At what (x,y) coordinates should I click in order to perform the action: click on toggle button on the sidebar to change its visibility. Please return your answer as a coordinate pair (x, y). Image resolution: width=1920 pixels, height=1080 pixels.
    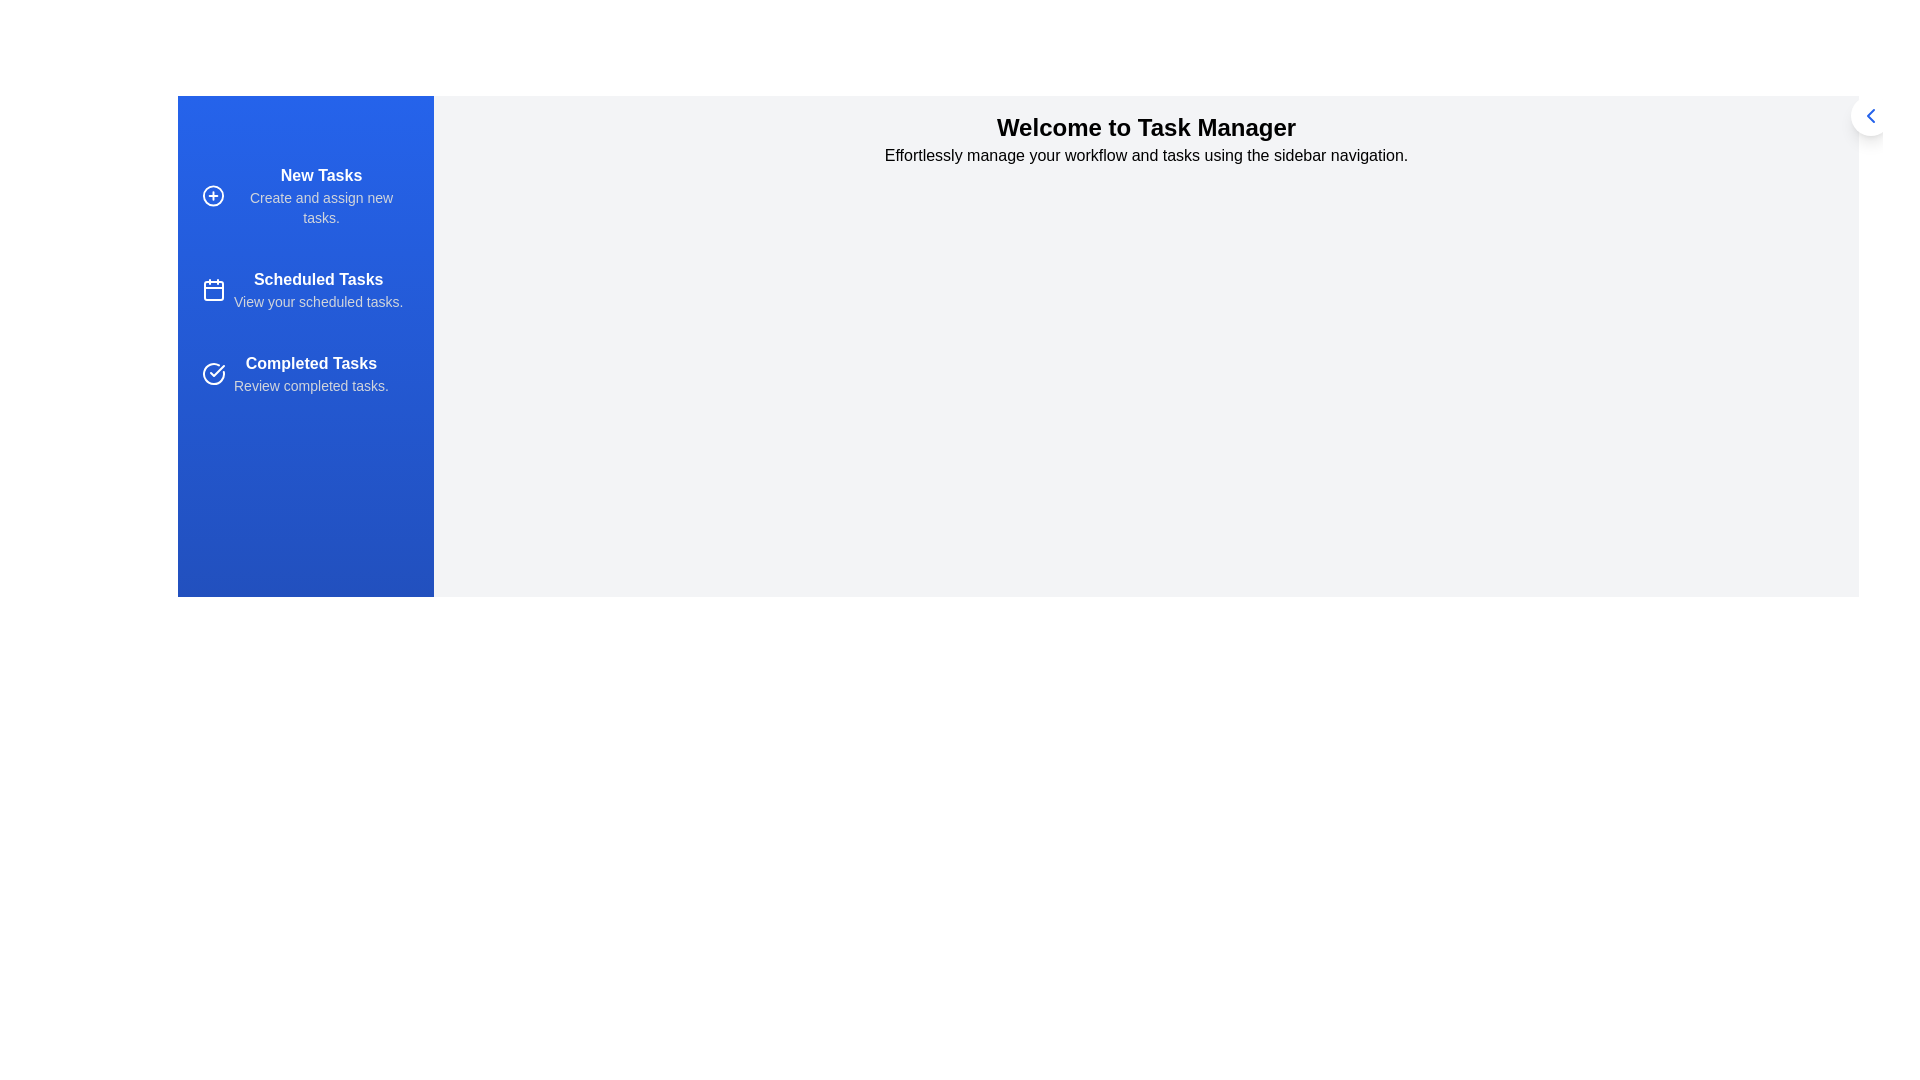
    Looking at the image, I should click on (1870, 115).